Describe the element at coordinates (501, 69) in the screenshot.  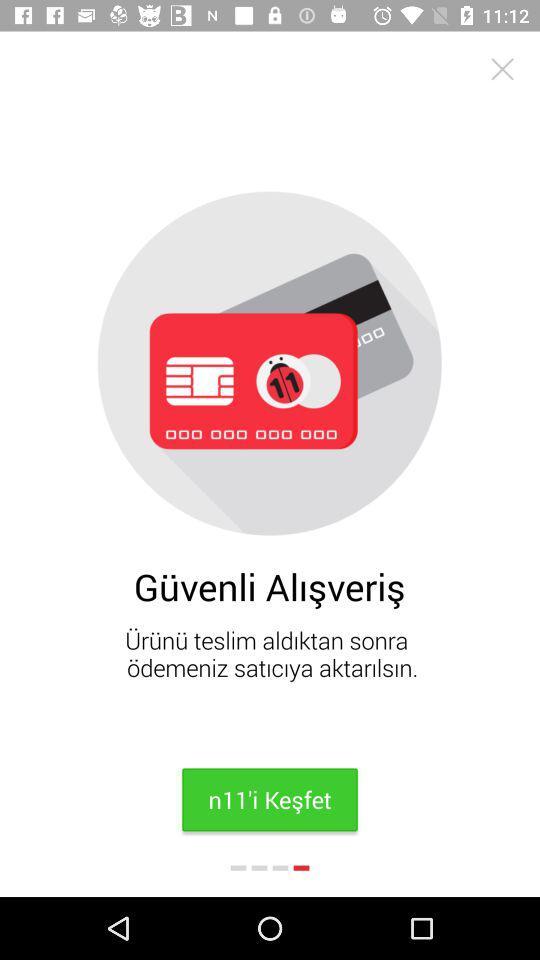
I see `the close icon` at that location.